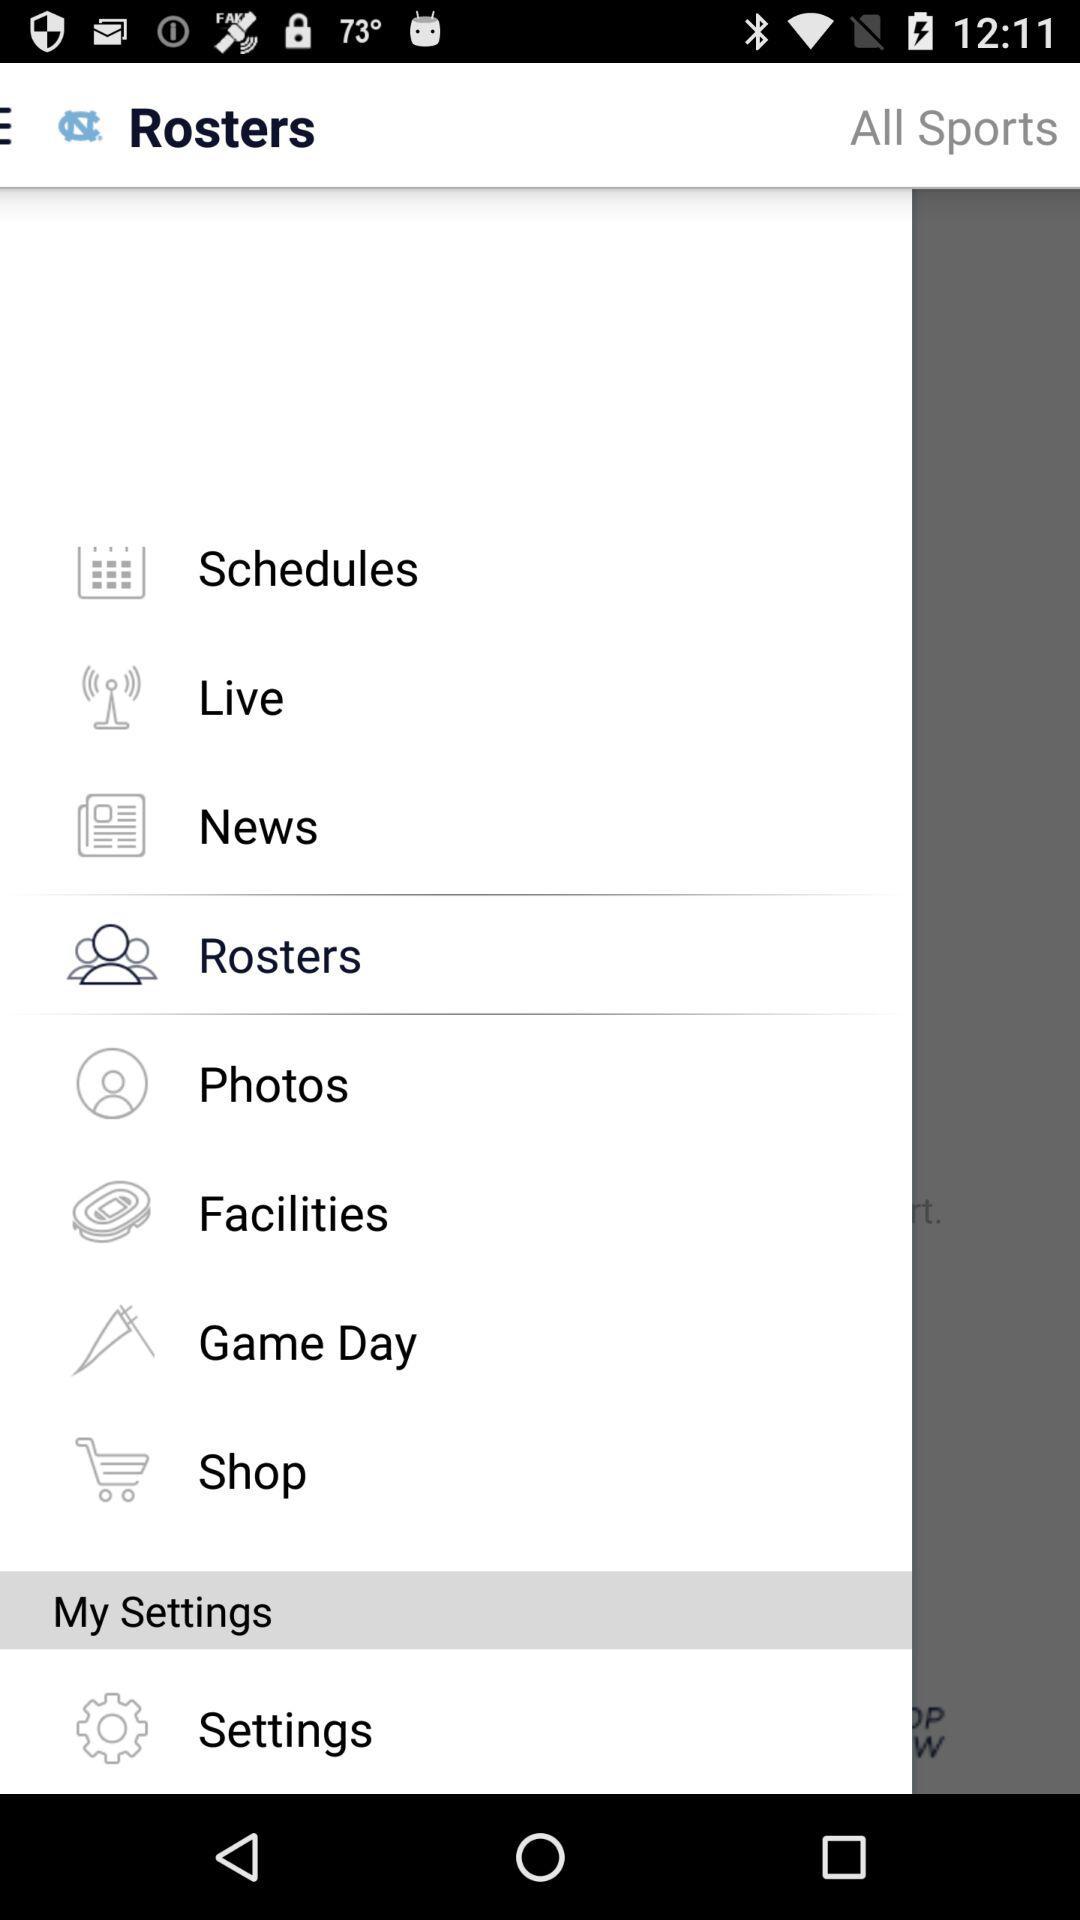 The width and height of the screenshot is (1080, 1920). What do you see at coordinates (111, 953) in the screenshot?
I see `roasters icon down to the news icon` at bounding box center [111, 953].